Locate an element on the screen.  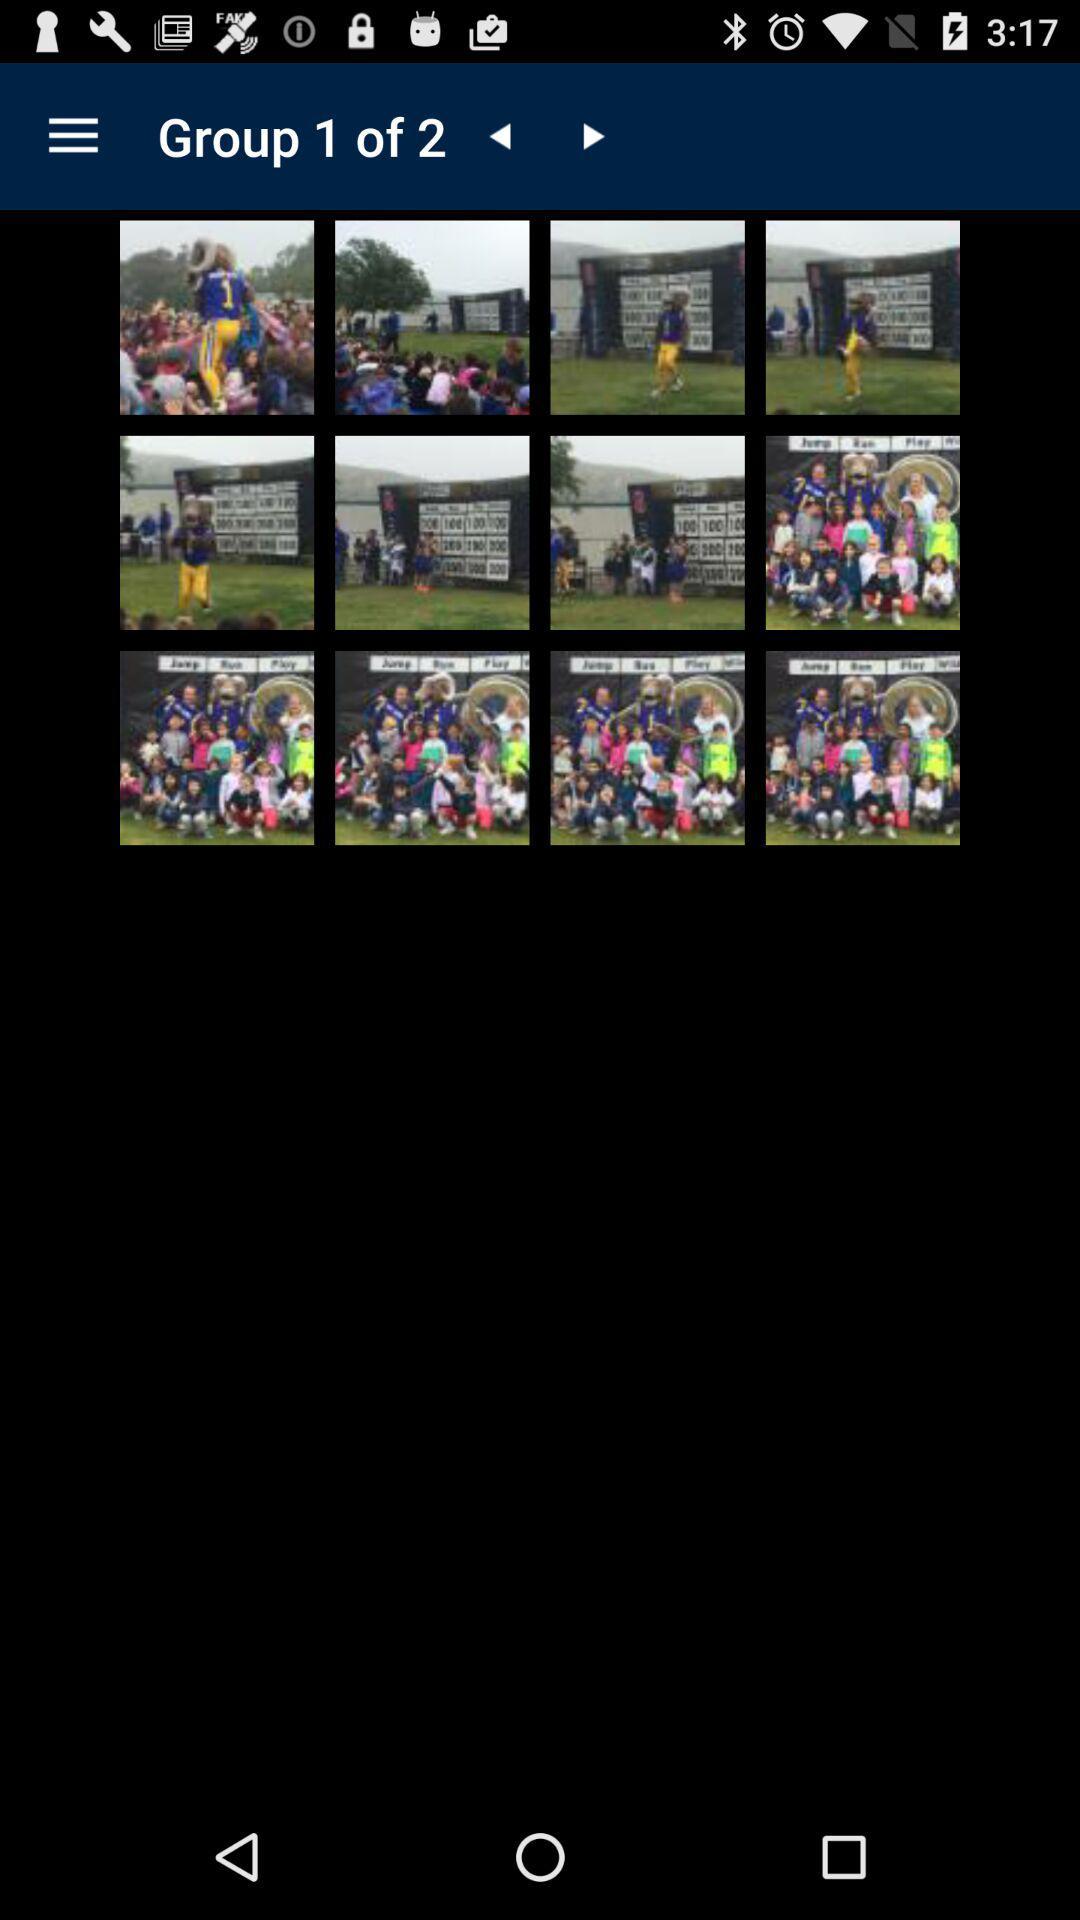
picture is located at coordinates (861, 532).